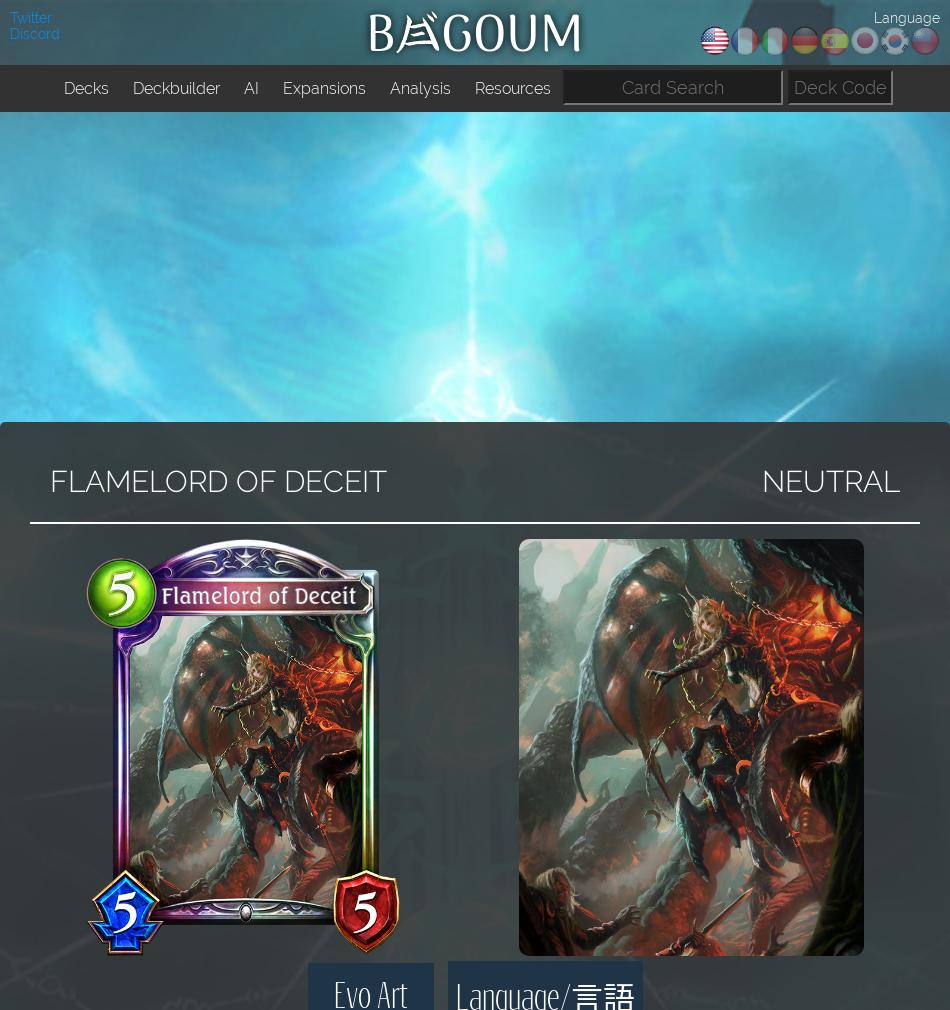 The width and height of the screenshot is (950, 1010). I want to click on 'Rotation', so click(313, 132).